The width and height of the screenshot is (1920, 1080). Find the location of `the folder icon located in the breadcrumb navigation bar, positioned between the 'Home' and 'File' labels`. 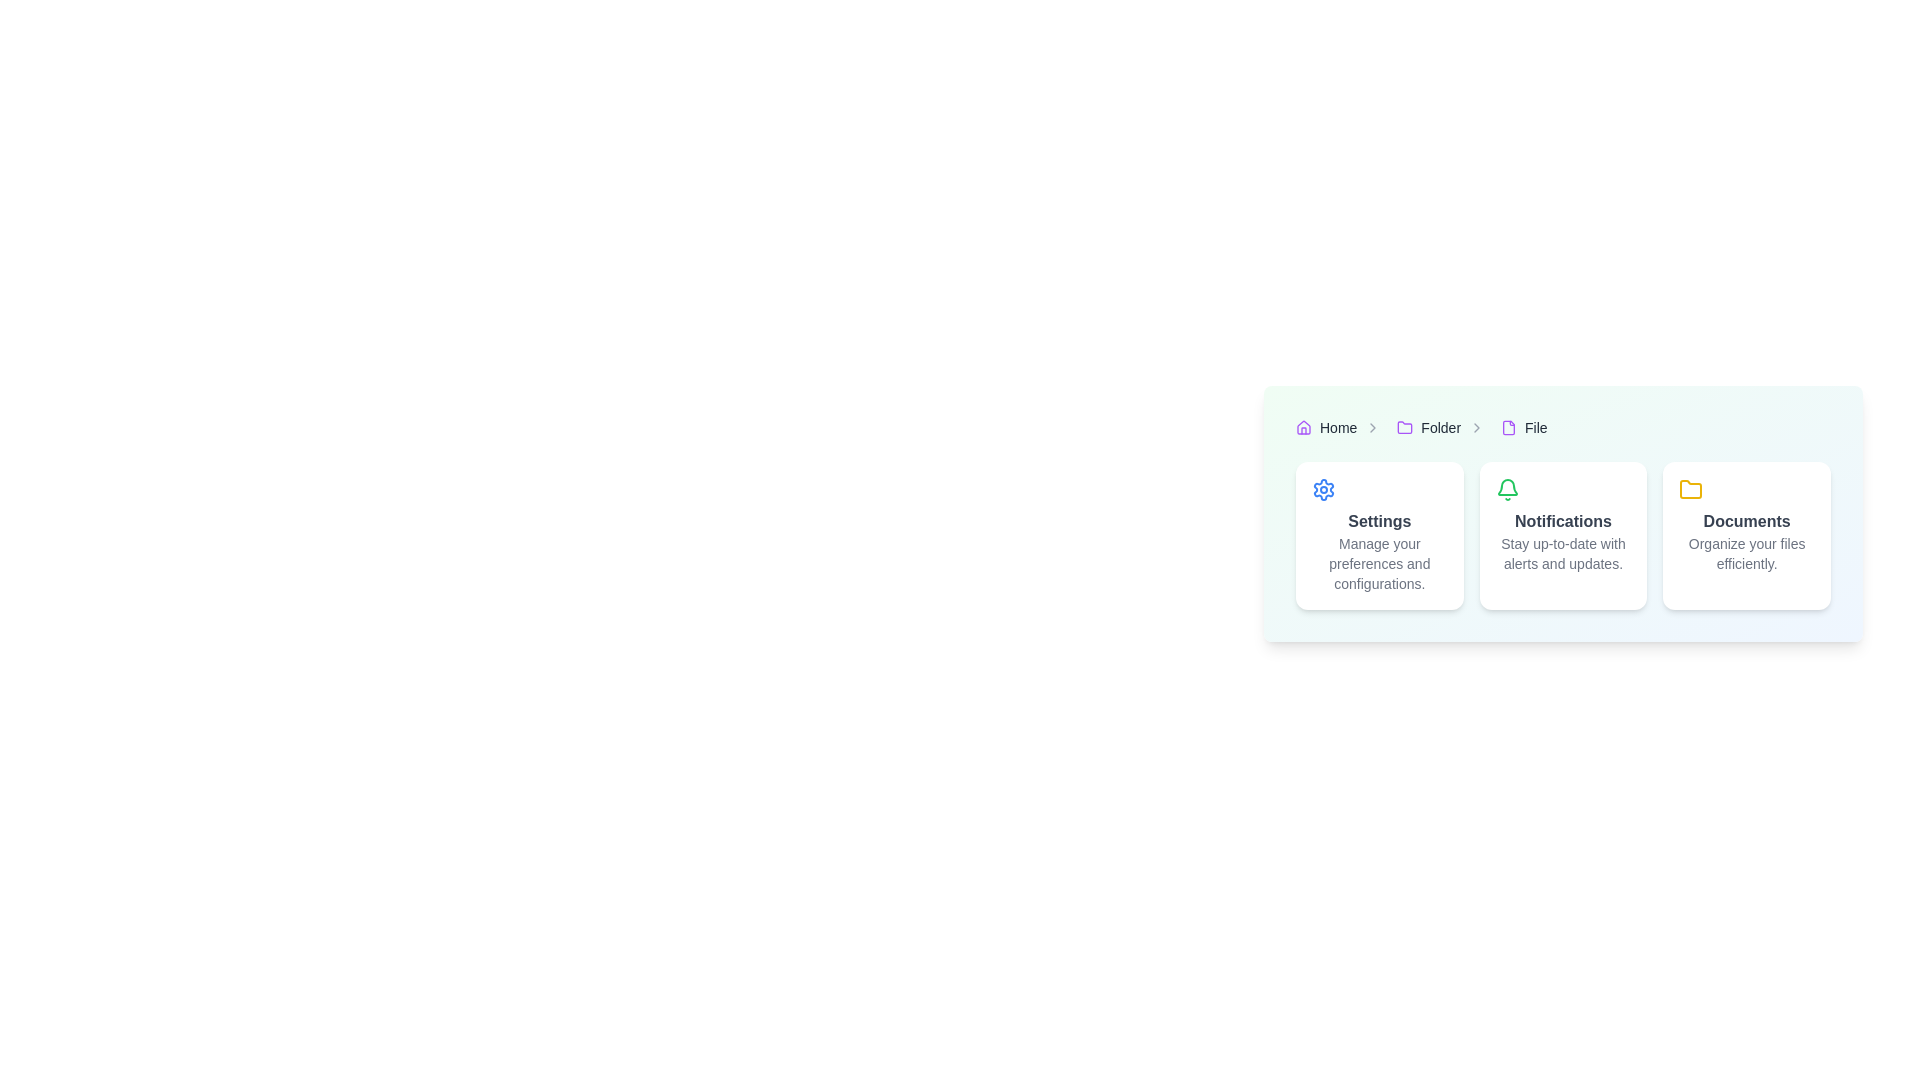

the folder icon located in the breadcrumb navigation bar, positioned between the 'Home' and 'File' labels is located at coordinates (1404, 426).